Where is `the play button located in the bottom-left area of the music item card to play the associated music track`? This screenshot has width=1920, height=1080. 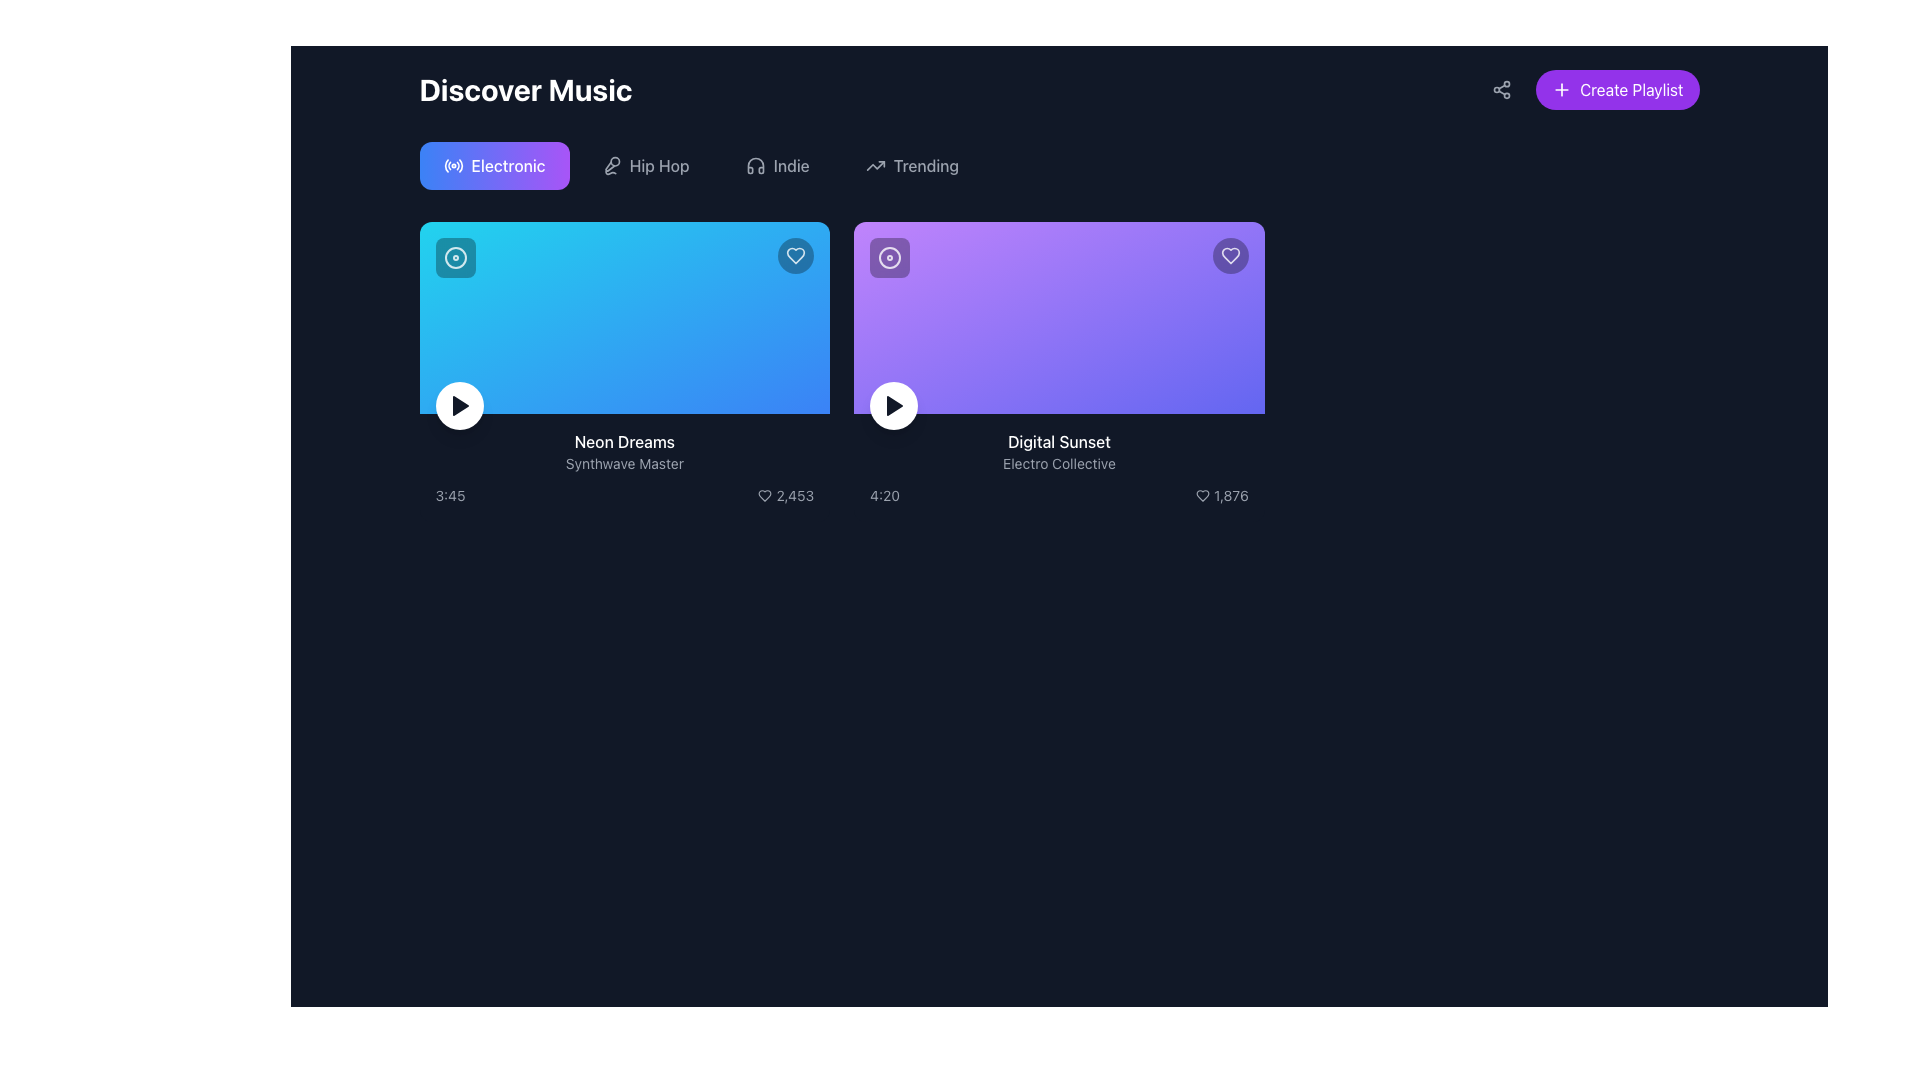 the play button located in the bottom-left area of the music item card to play the associated music track is located at coordinates (458, 405).